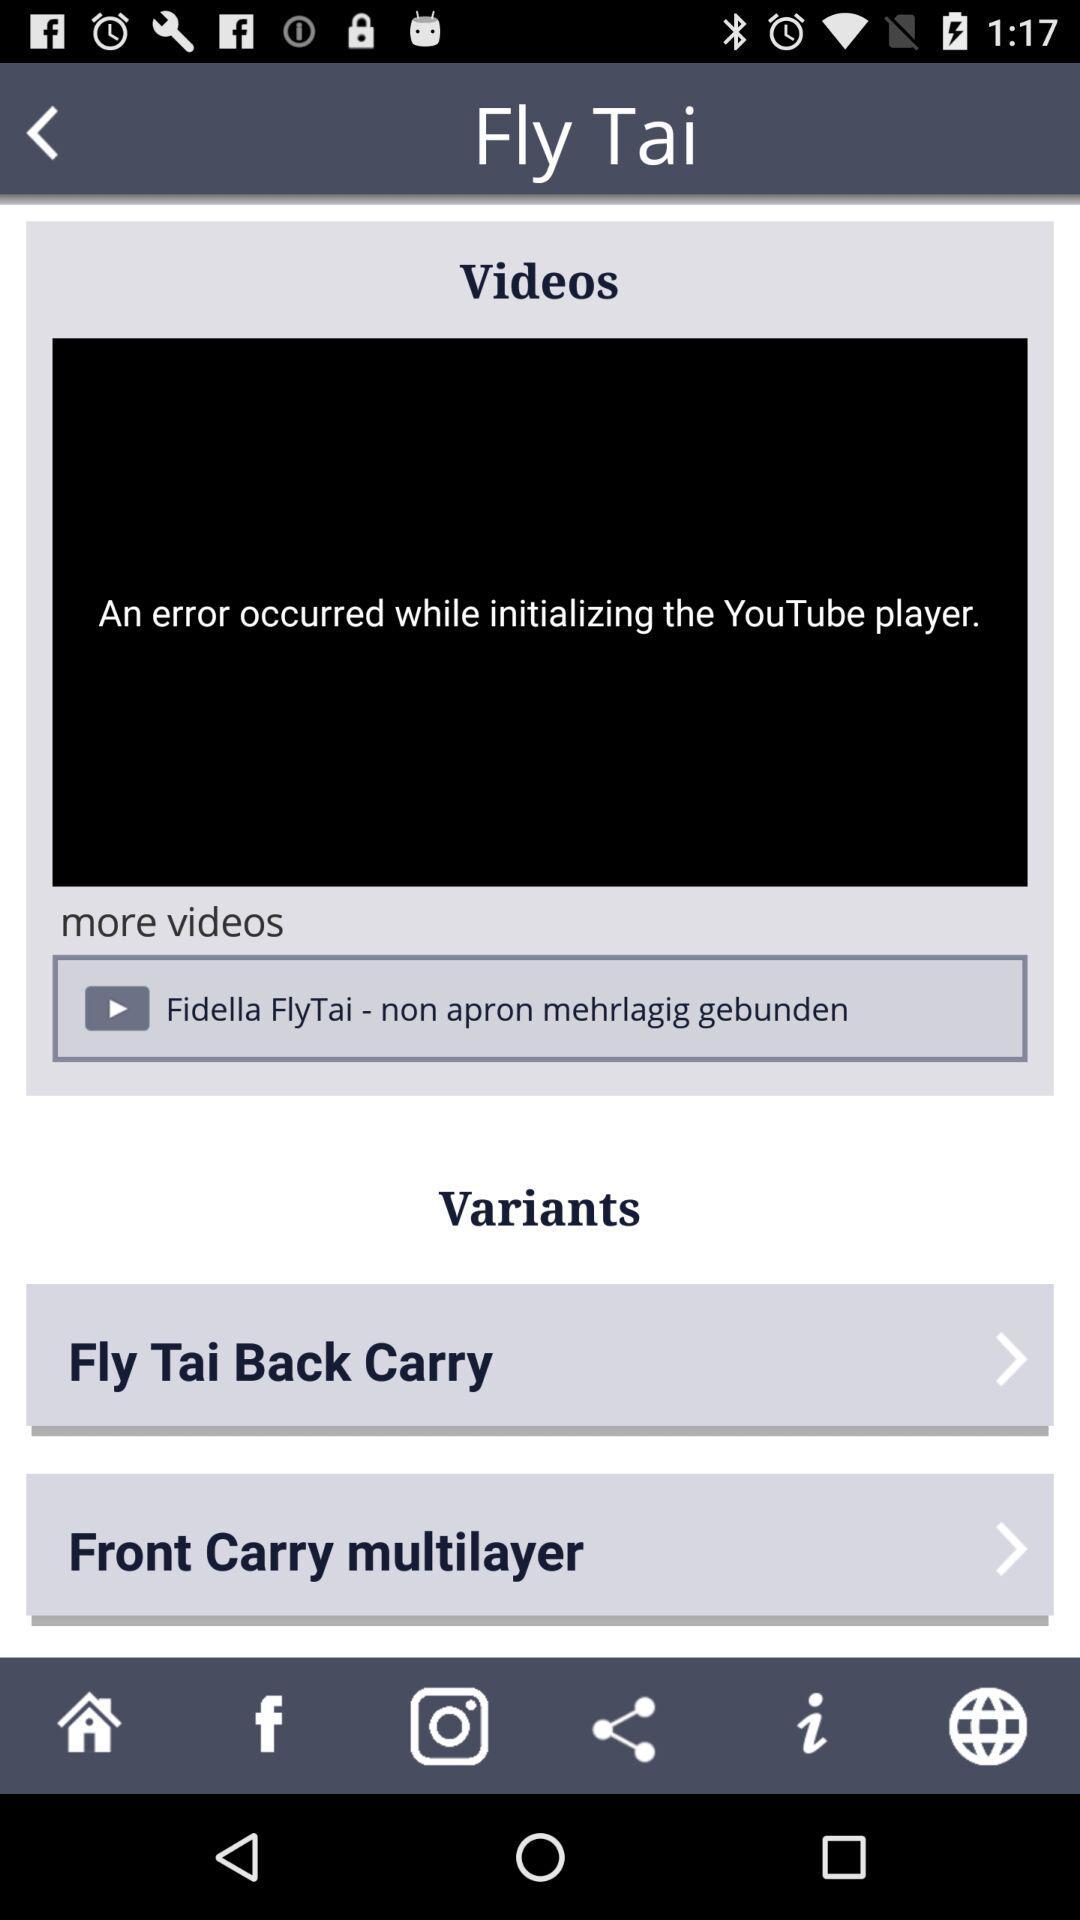 This screenshot has height=1920, width=1080. I want to click on share with others, so click(628, 1724).